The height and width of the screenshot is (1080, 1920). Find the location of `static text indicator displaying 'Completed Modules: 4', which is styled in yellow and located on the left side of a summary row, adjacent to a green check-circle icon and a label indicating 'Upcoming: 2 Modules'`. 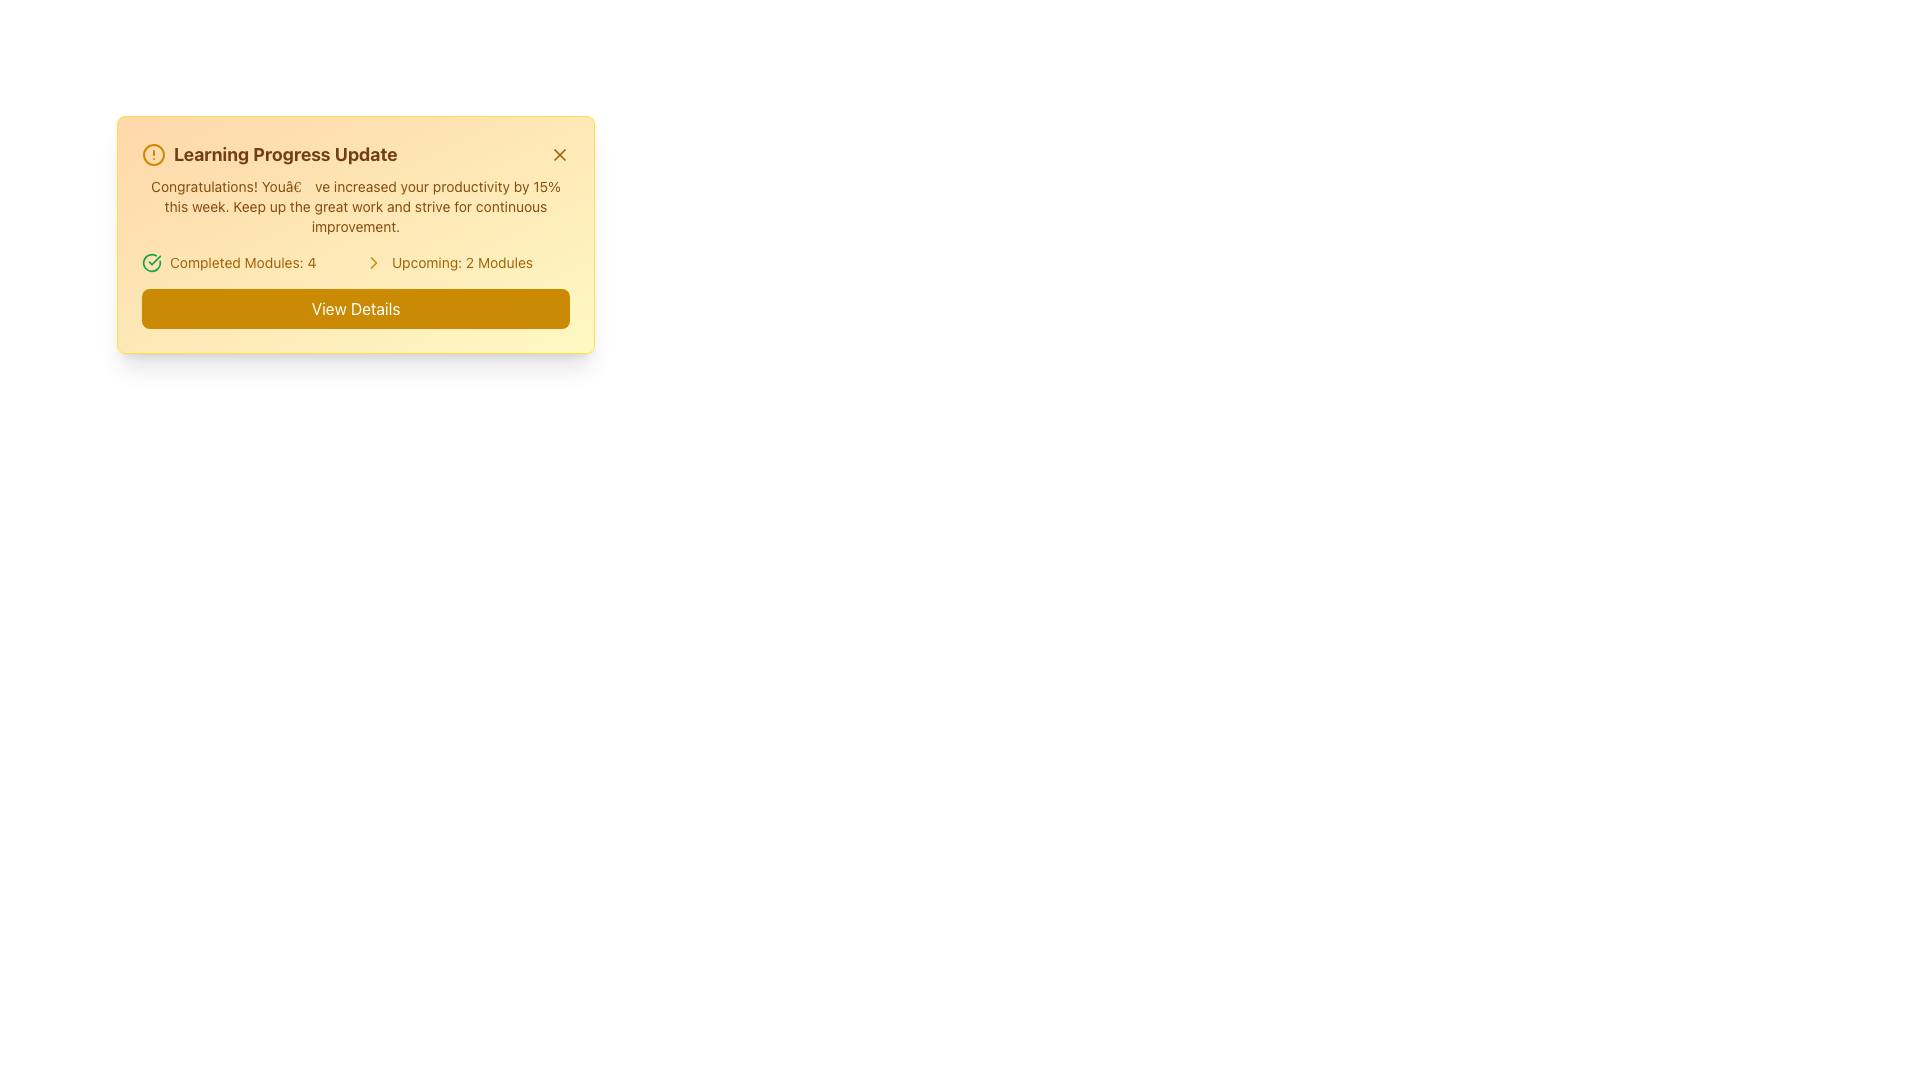

static text indicator displaying 'Completed Modules: 4', which is styled in yellow and located on the left side of a summary row, adjacent to a green check-circle icon and a label indicating 'Upcoming: 2 Modules' is located at coordinates (242, 261).